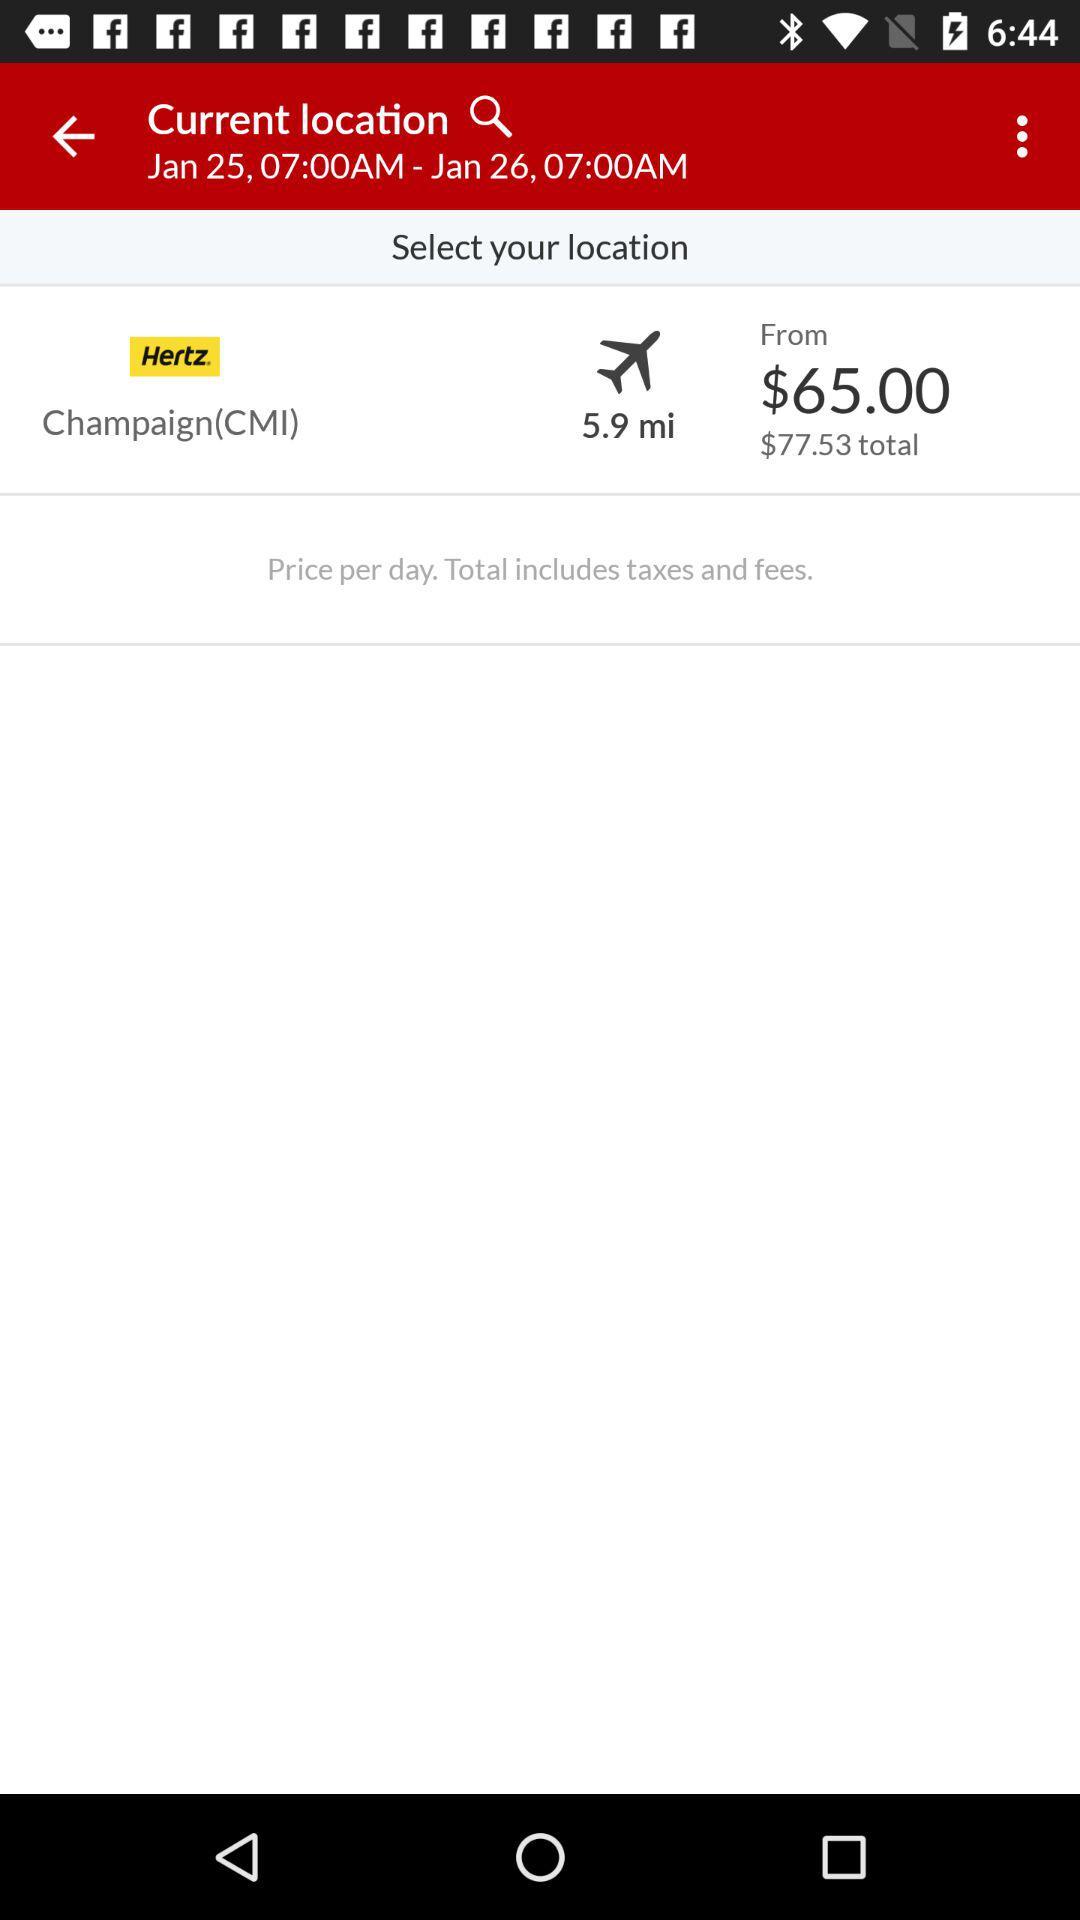  I want to click on champaign(cmi) item, so click(169, 421).